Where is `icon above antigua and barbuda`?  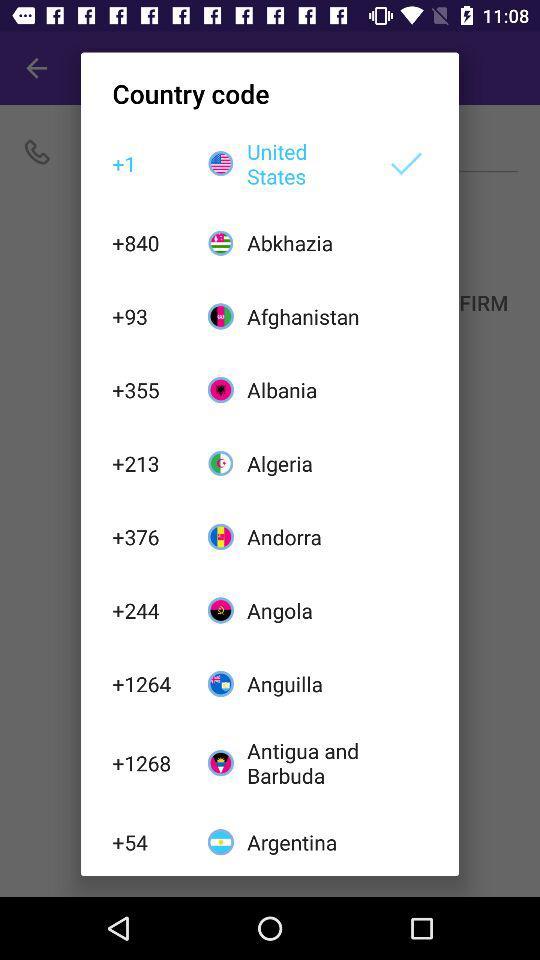
icon above antigua and barbuda is located at coordinates (305, 684).